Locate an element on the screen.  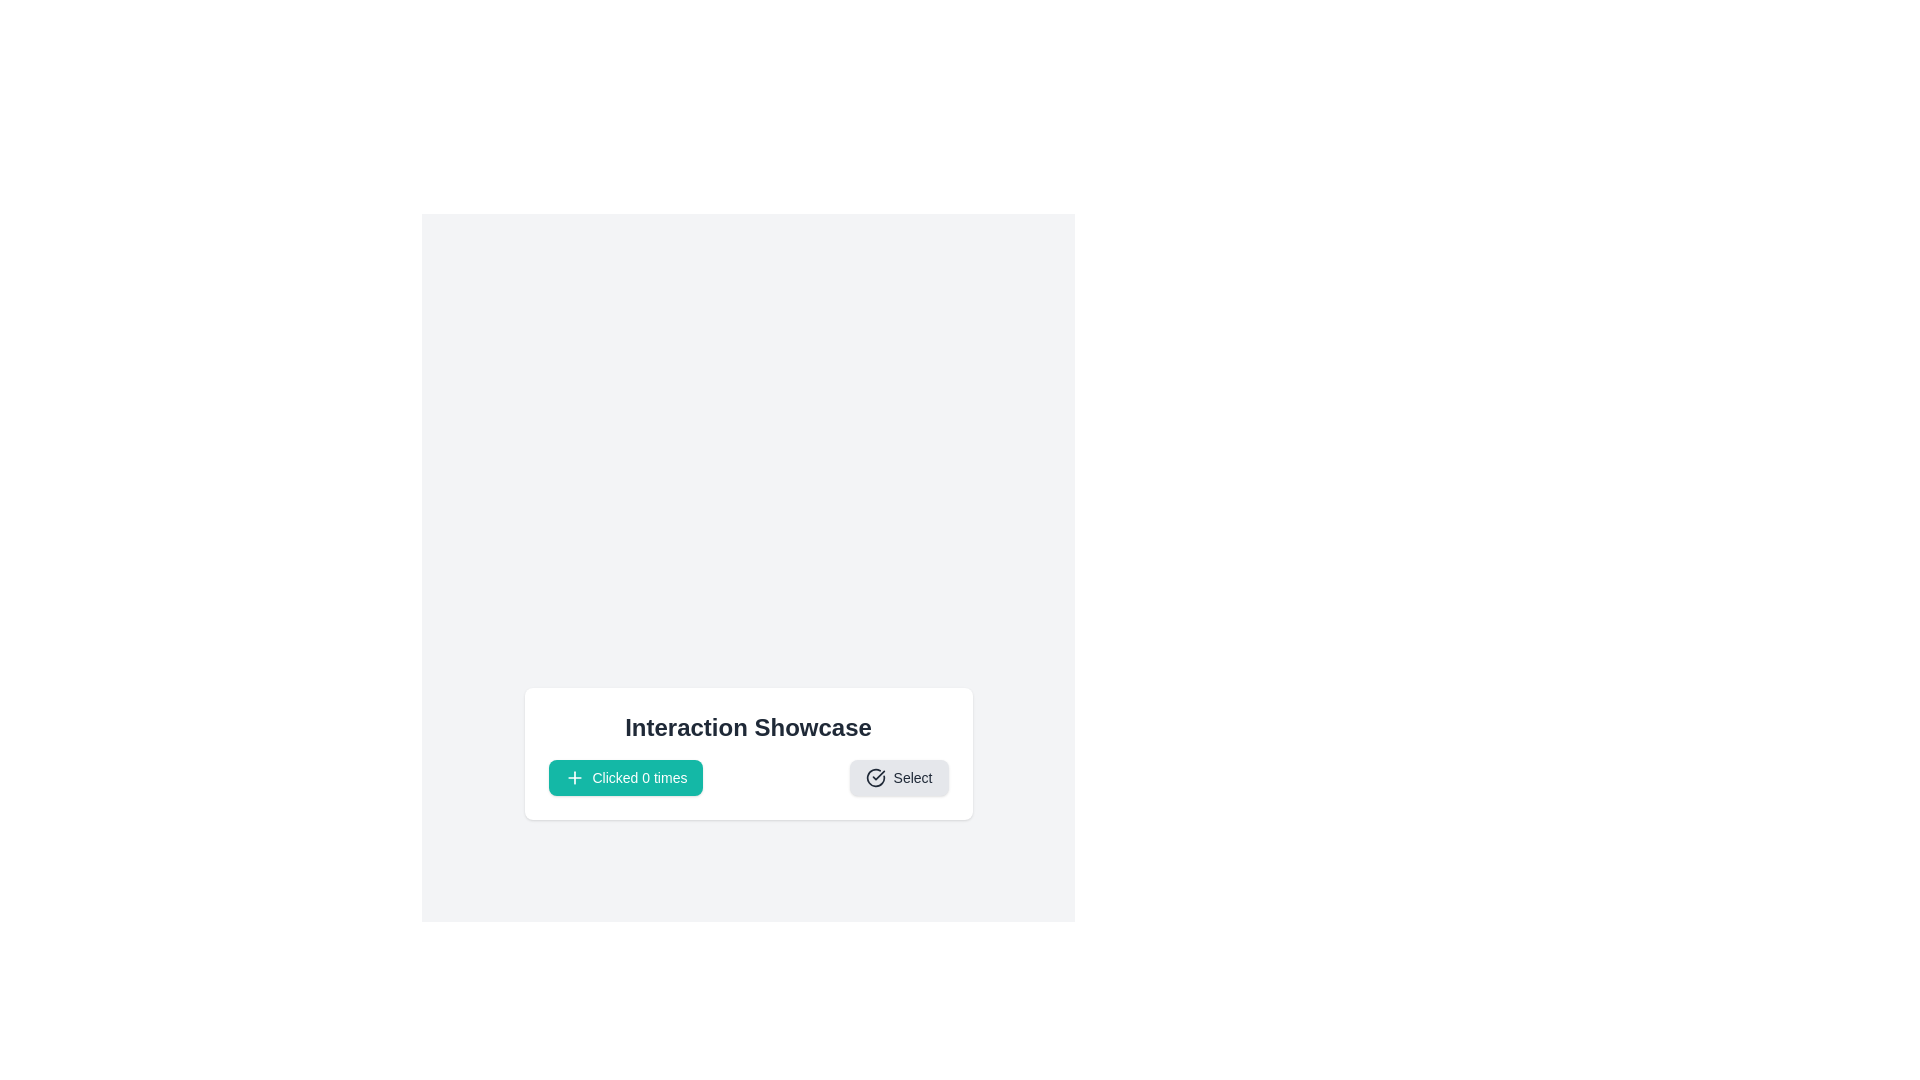
the prominent, horizontally elongated button labeled 'Select' with a light gray background and a checked circle icon is located at coordinates (897, 777).